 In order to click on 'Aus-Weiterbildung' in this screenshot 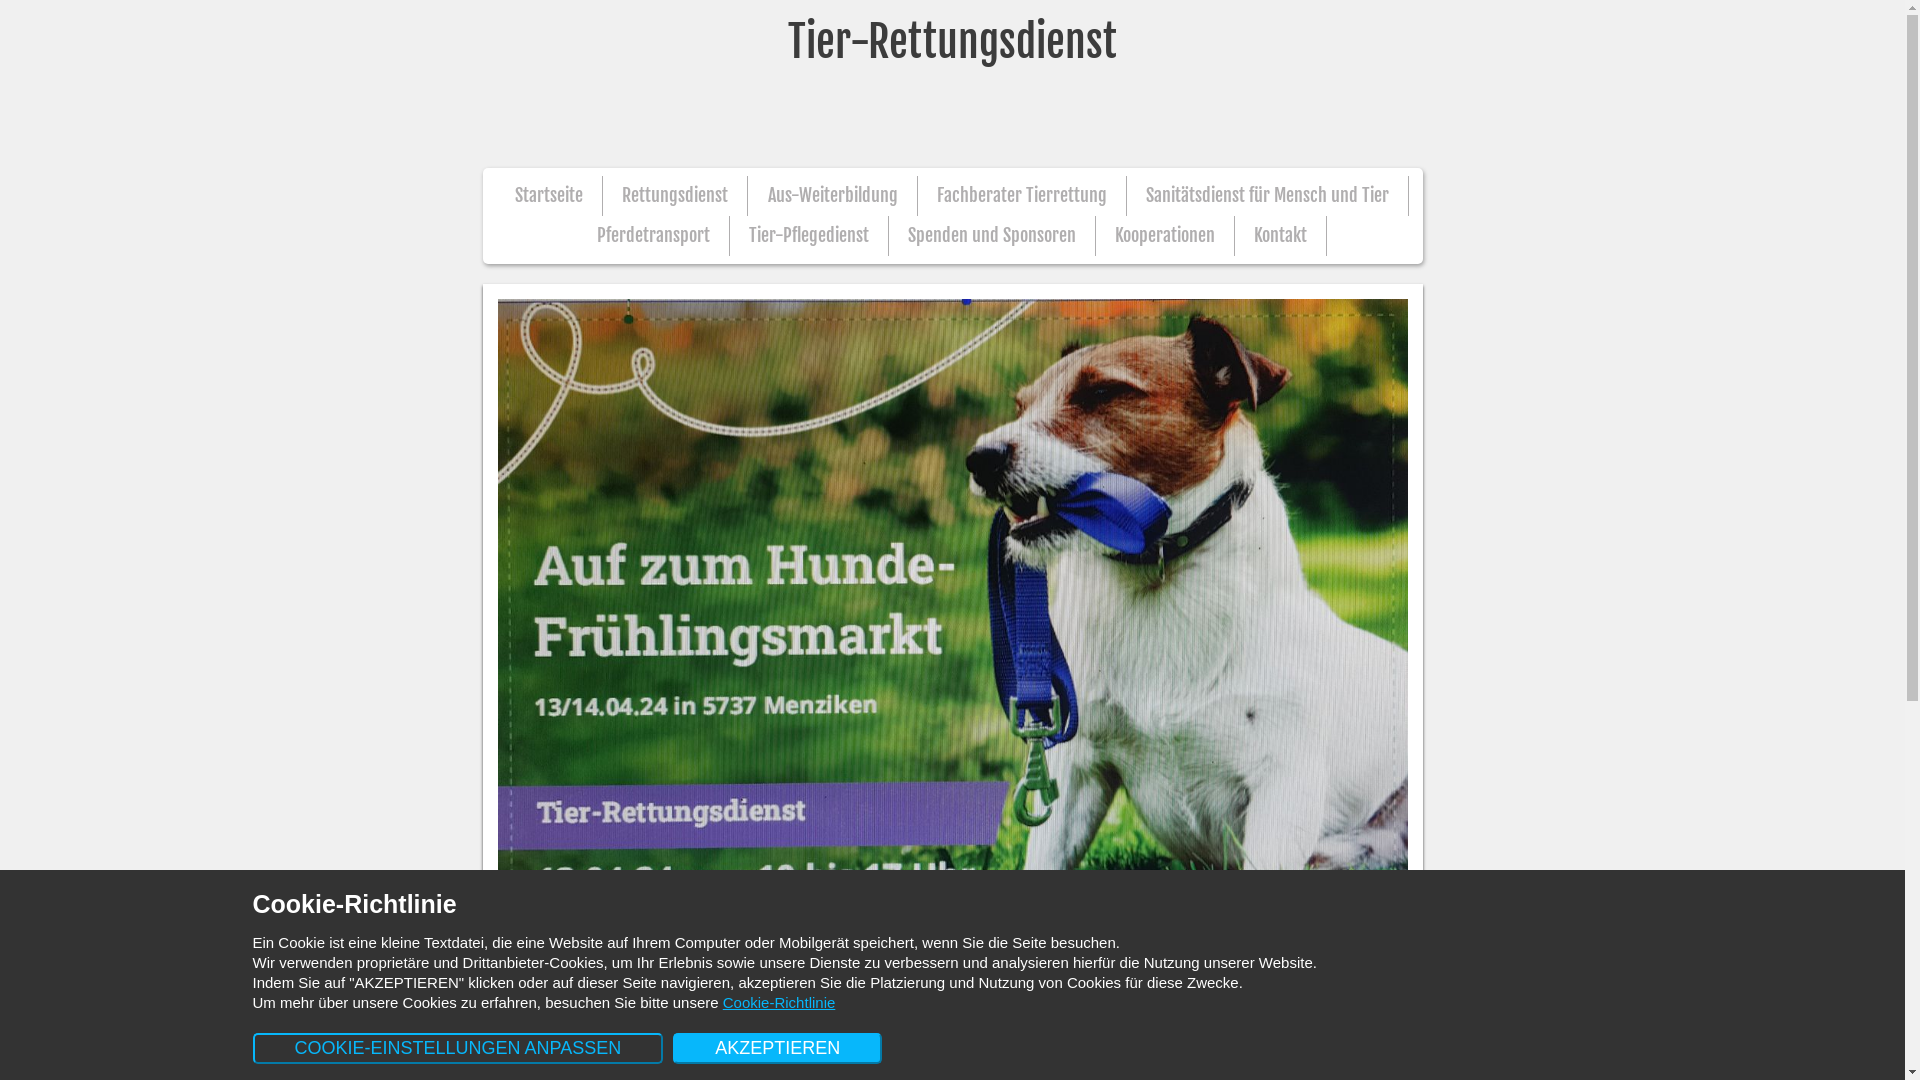, I will do `click(833, 196)`.